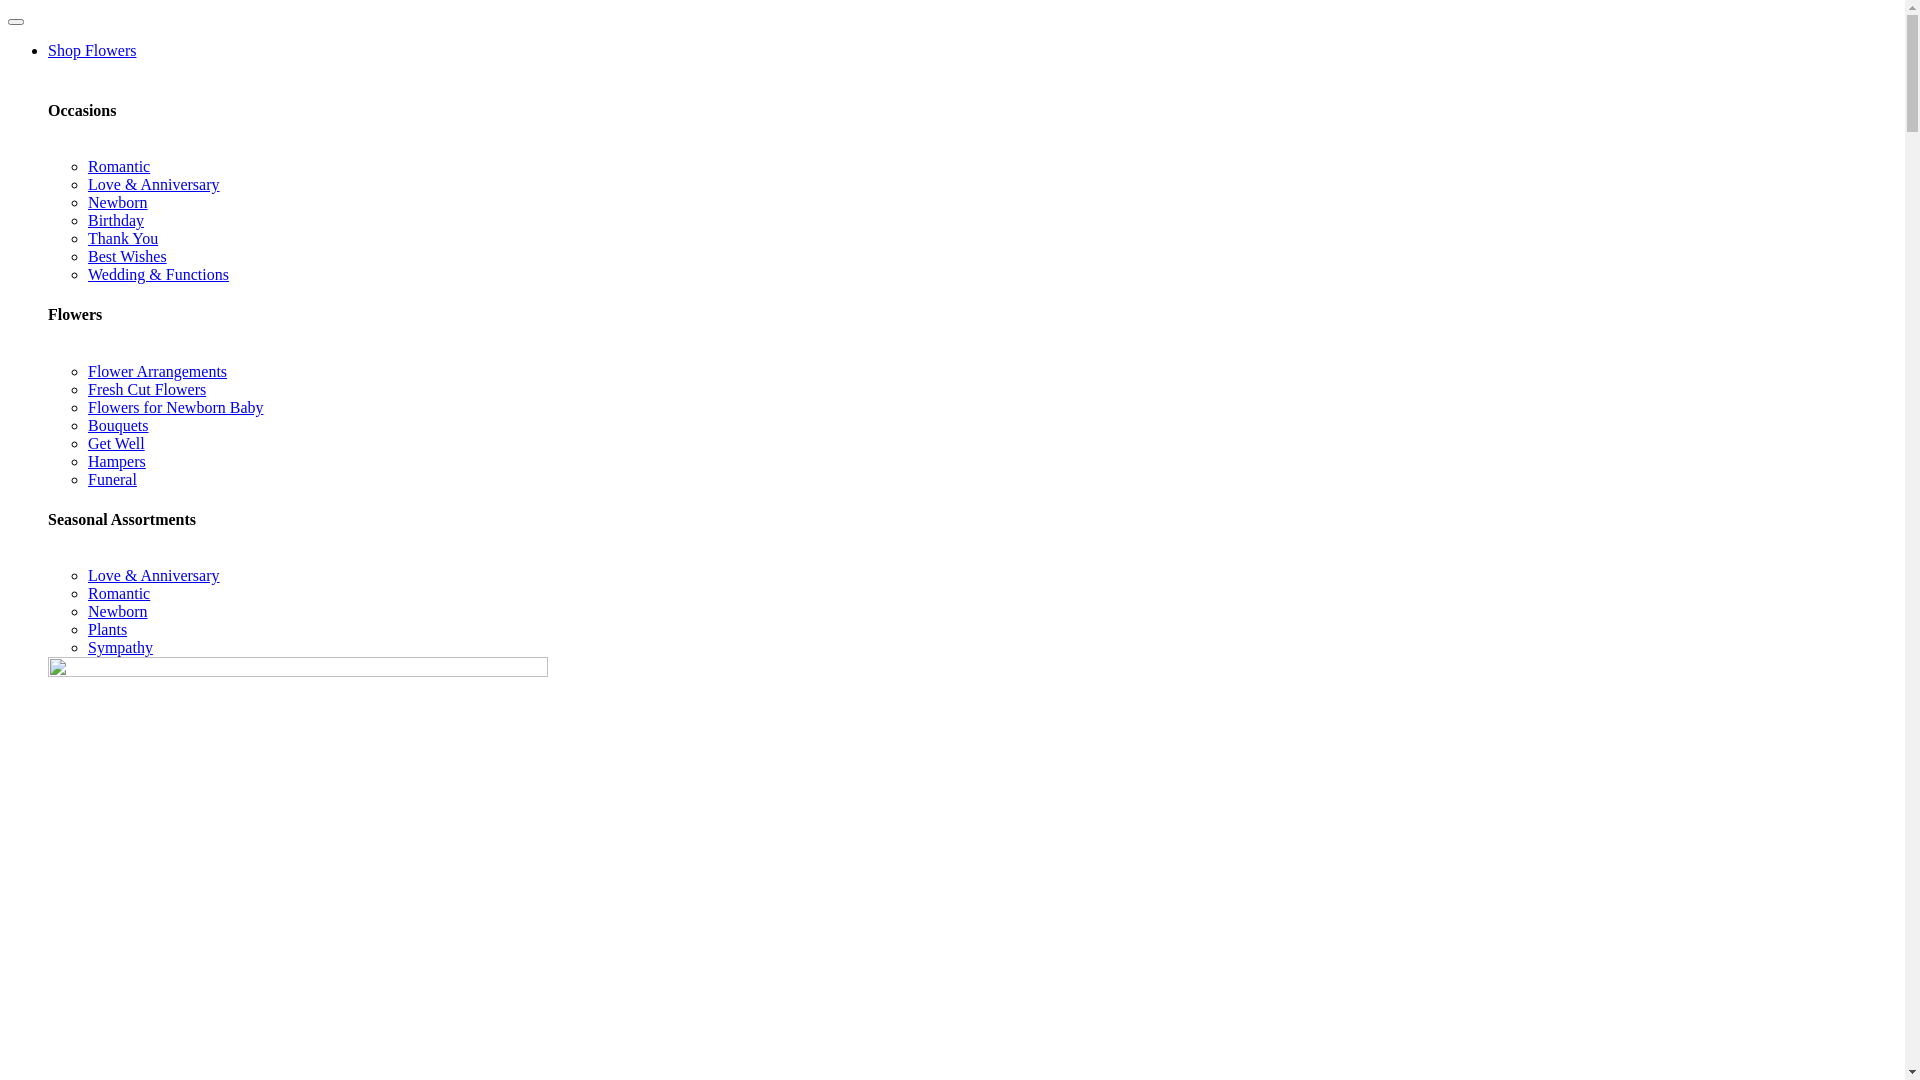 This screenshot has height=1080, width=1920. I want to click on 'Shop Flowers', so click(90, 49).